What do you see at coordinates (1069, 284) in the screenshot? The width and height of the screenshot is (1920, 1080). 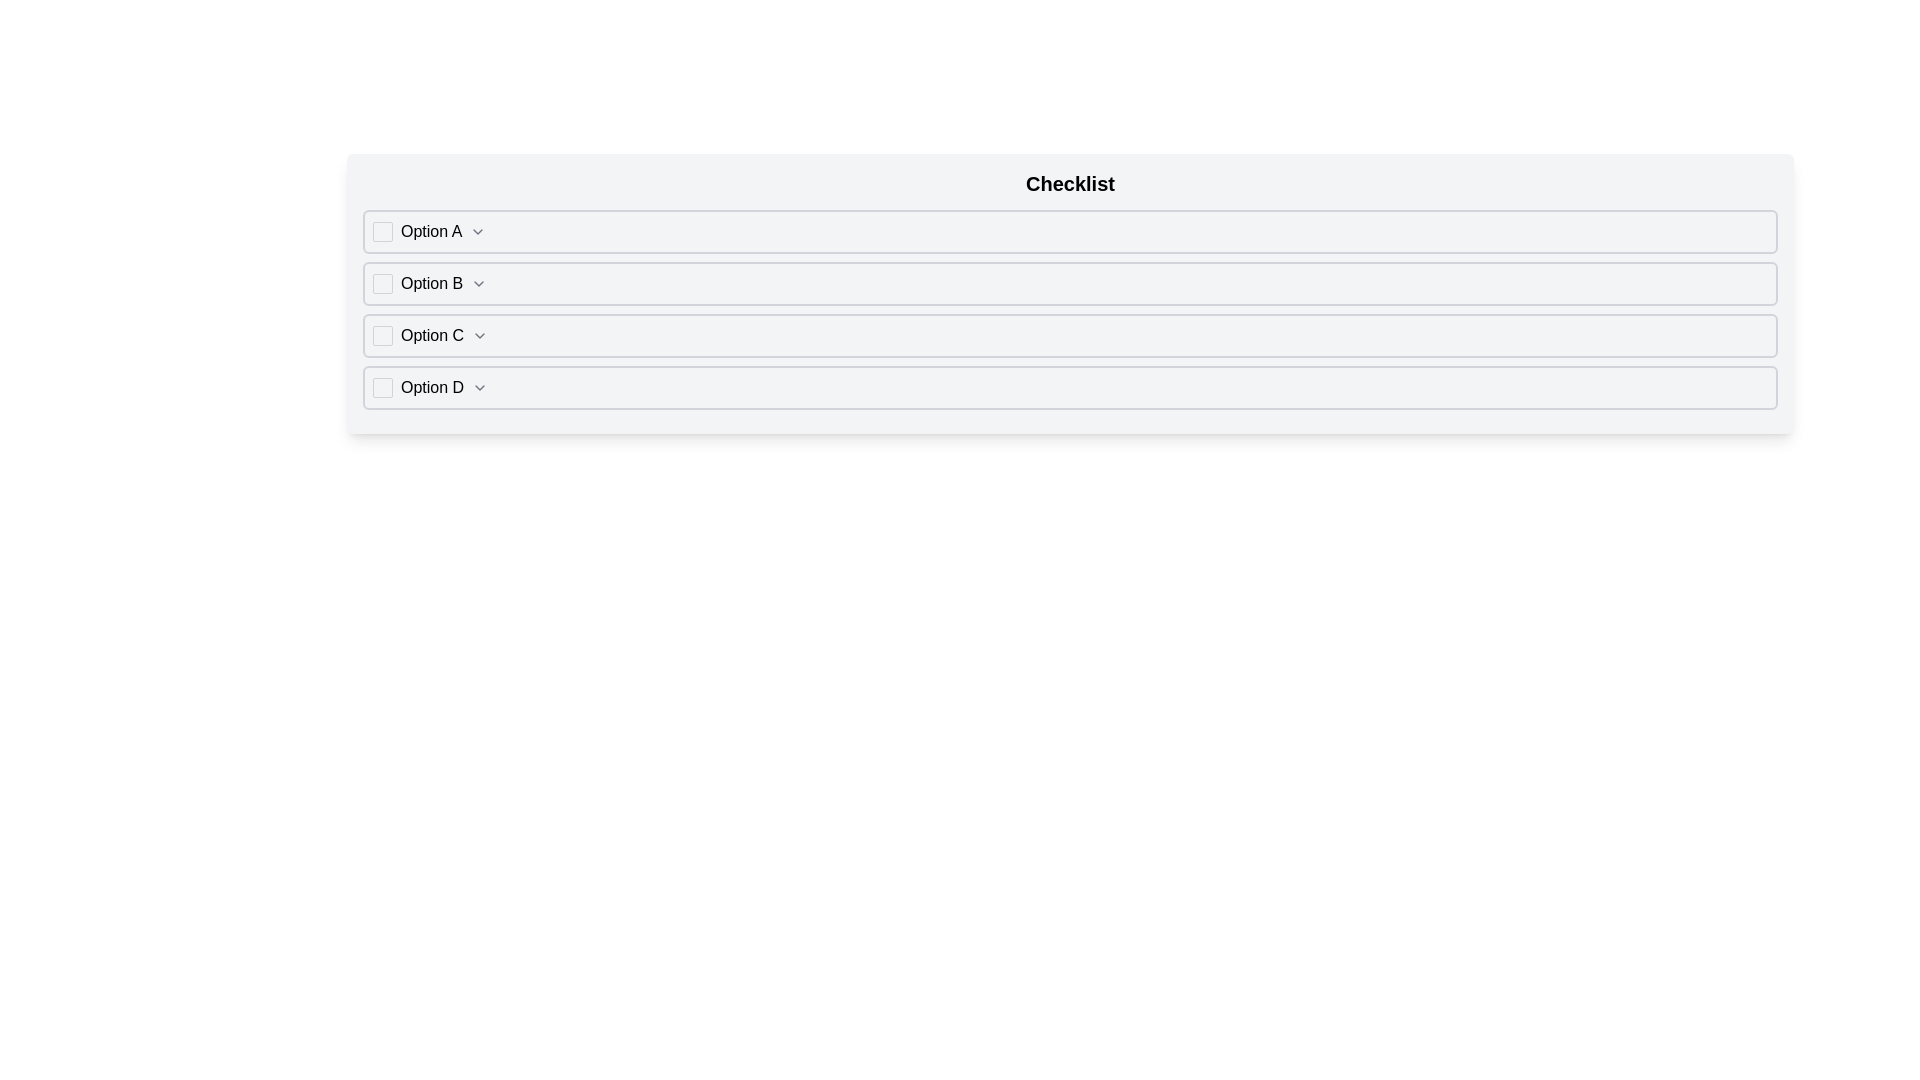 I see `the second selectable row labeled 'Option B' in the 'Checklist'` at bounding box center [1069, 284].